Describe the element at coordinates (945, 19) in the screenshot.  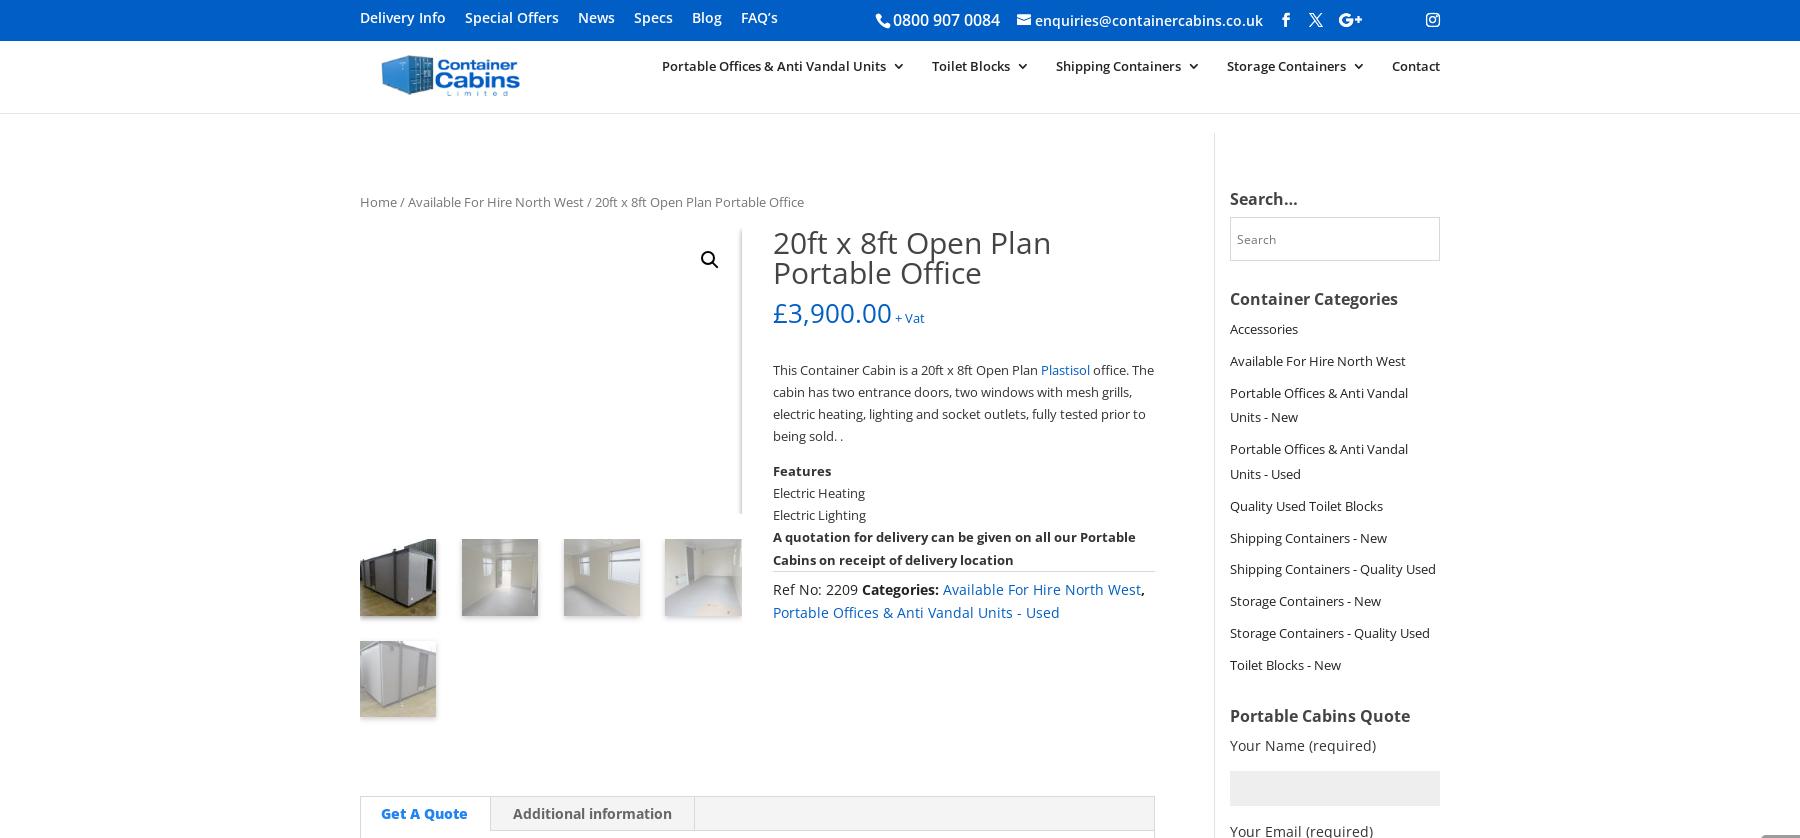
I see `'0800 907 0084'` at that location.